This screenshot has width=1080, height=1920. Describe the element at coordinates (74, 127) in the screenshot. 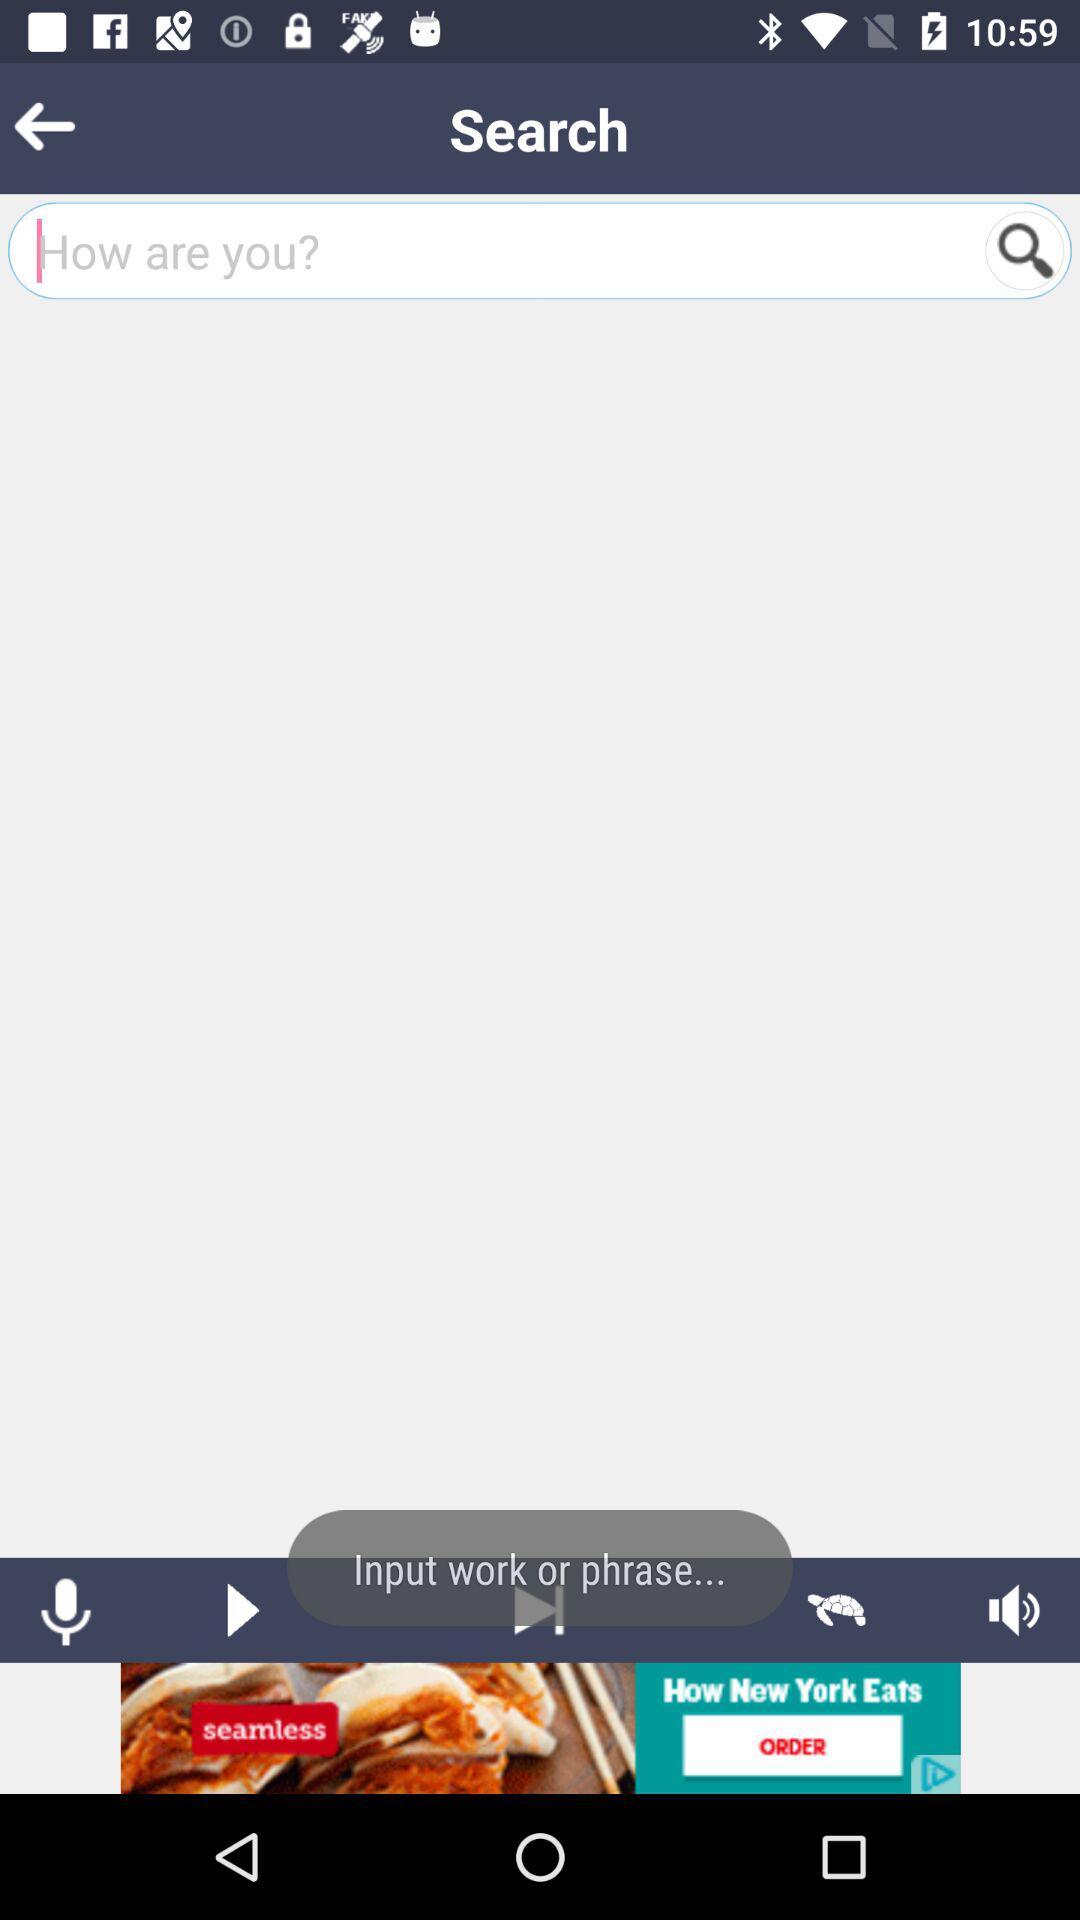

I see `the arrow_backward icon` at that location.